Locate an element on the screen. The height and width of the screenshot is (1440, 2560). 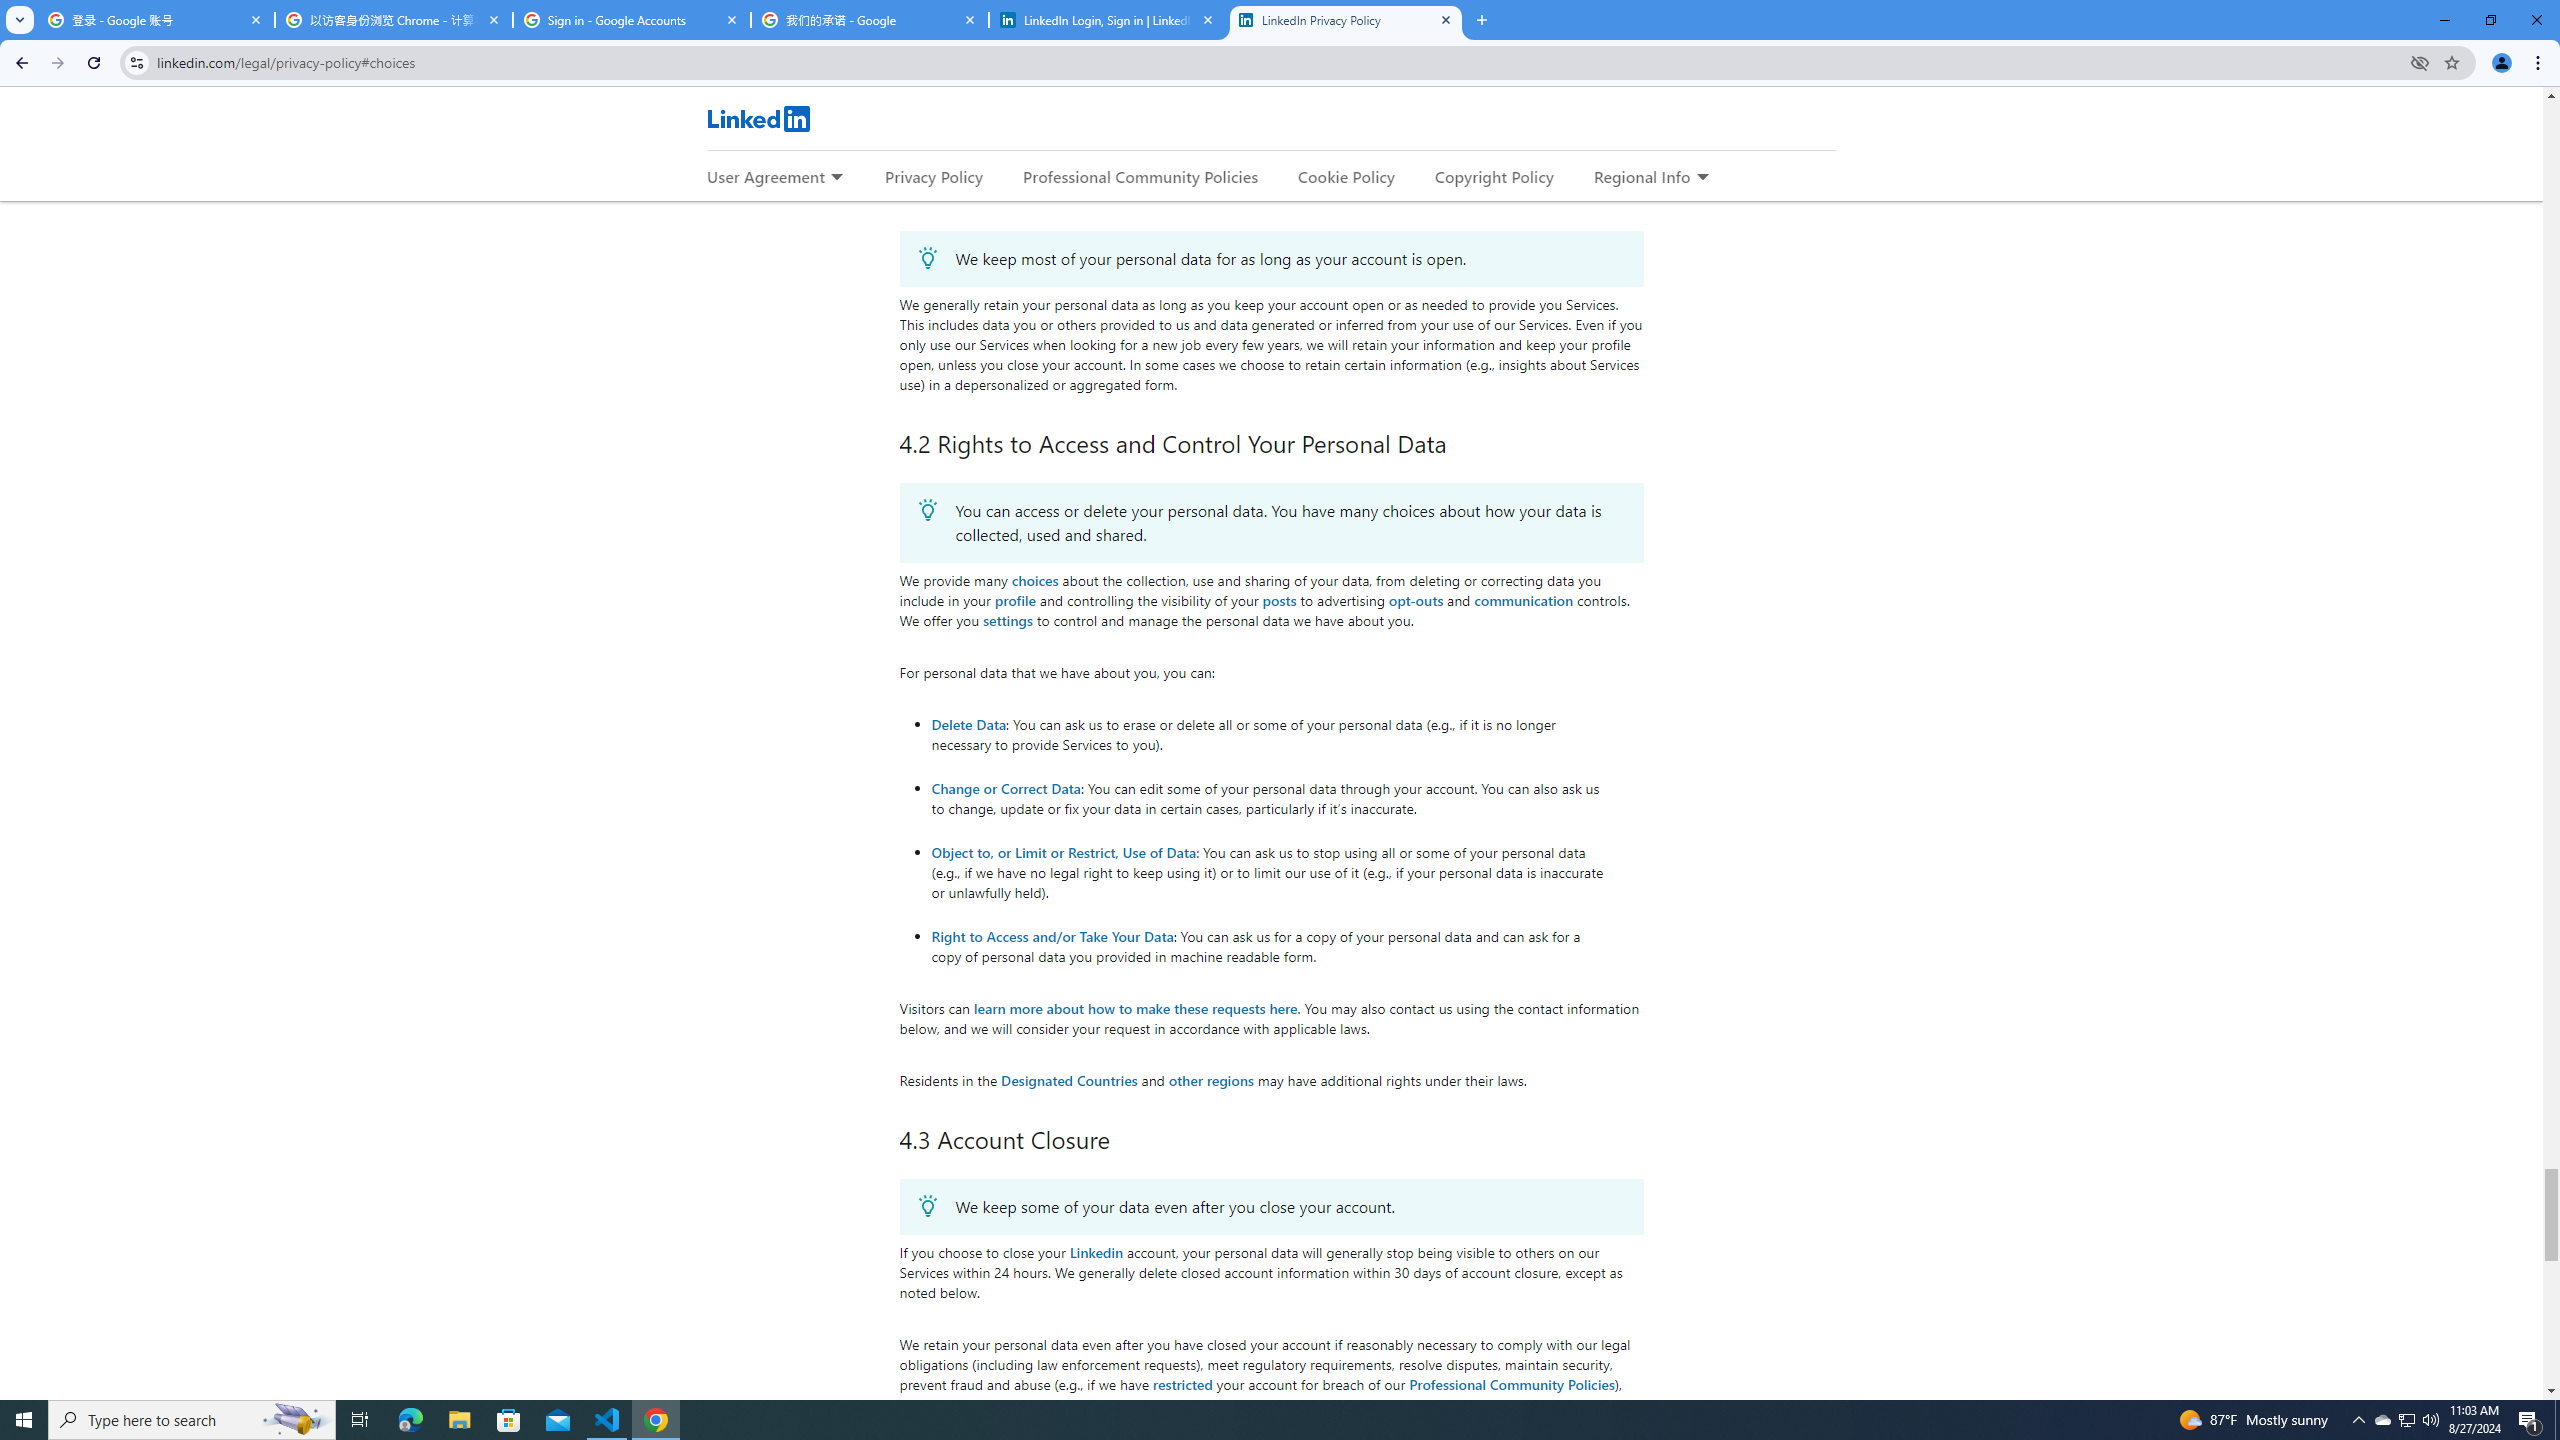
'Object to, or Limit or Restrict, Use of Data' is located at coordinates (1063, 851).